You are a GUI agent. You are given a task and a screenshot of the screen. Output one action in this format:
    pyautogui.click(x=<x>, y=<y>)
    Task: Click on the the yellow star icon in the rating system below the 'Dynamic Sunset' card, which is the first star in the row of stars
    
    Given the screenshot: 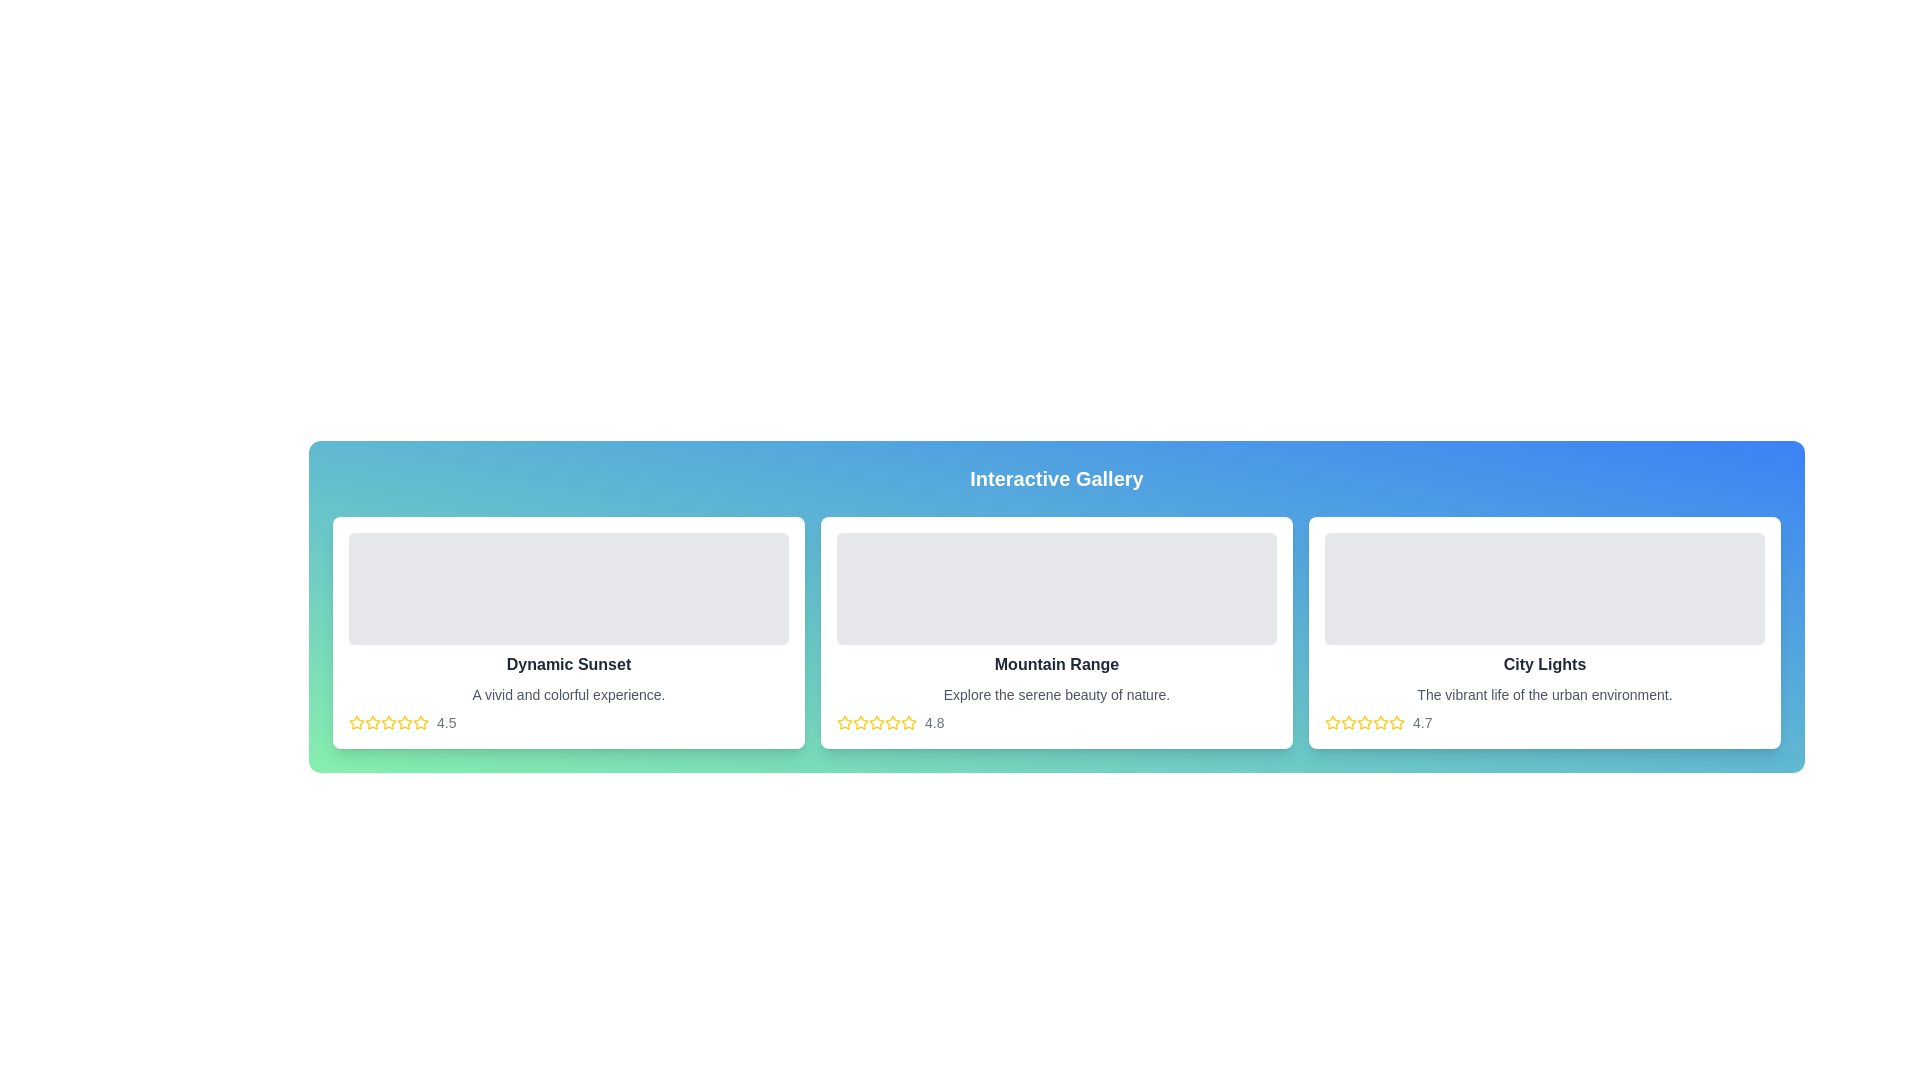 What is the action you would take?
    pyautogui.click(x=373, y=722)
    